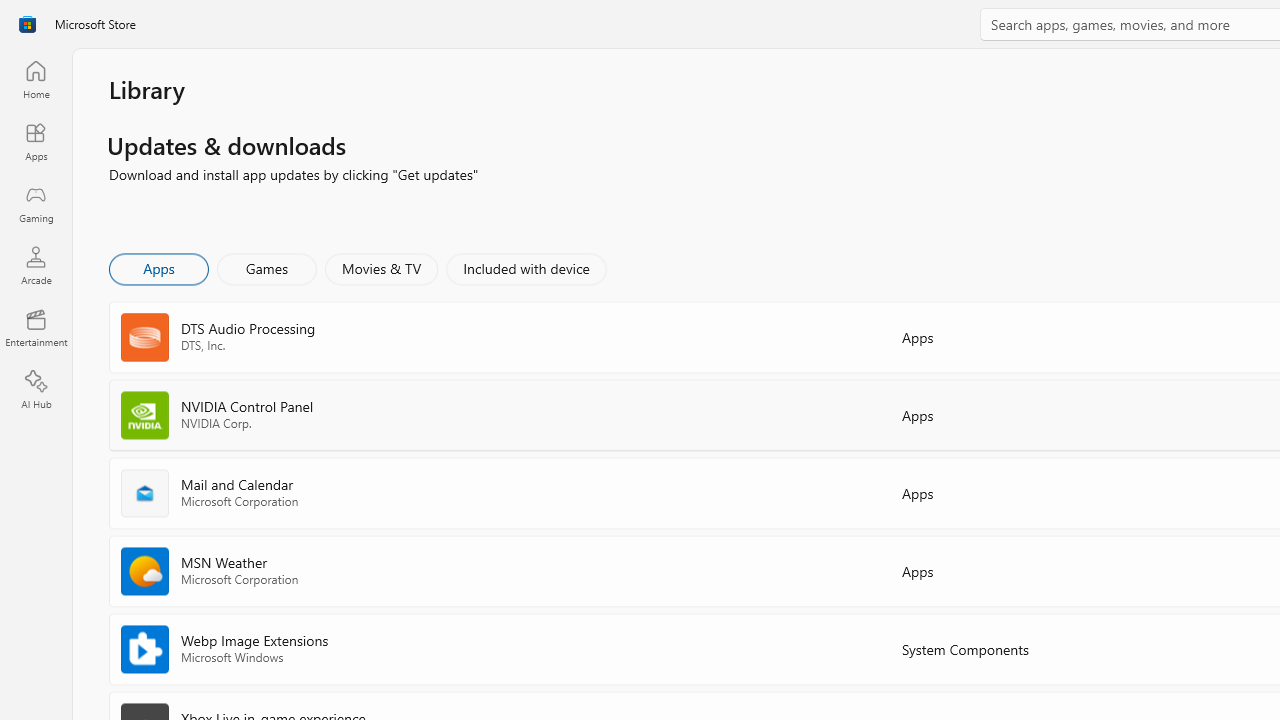  Describe the element at coordinates (35, 326) in the screenshot. I see `'Entertainment'` at that location.